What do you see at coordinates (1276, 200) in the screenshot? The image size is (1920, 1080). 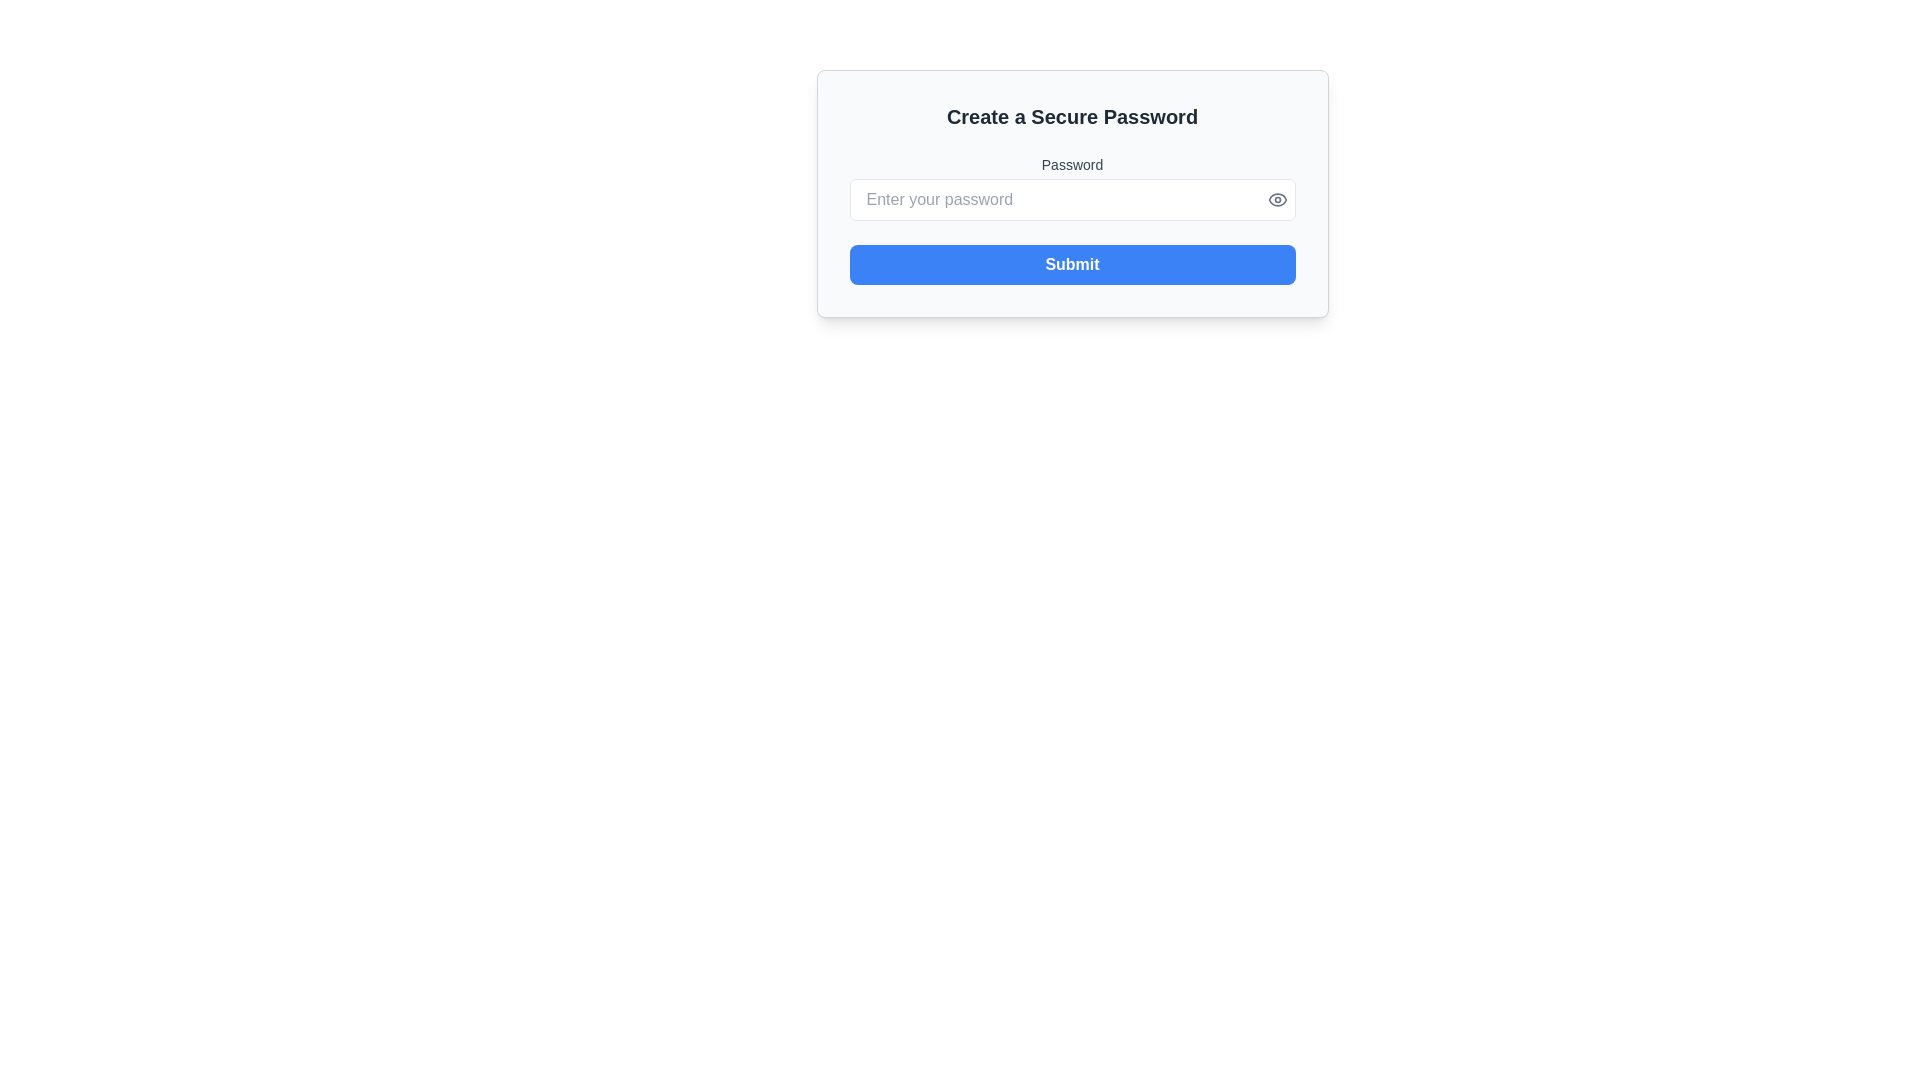 I see `the button` at bounding box center [1276, 200].